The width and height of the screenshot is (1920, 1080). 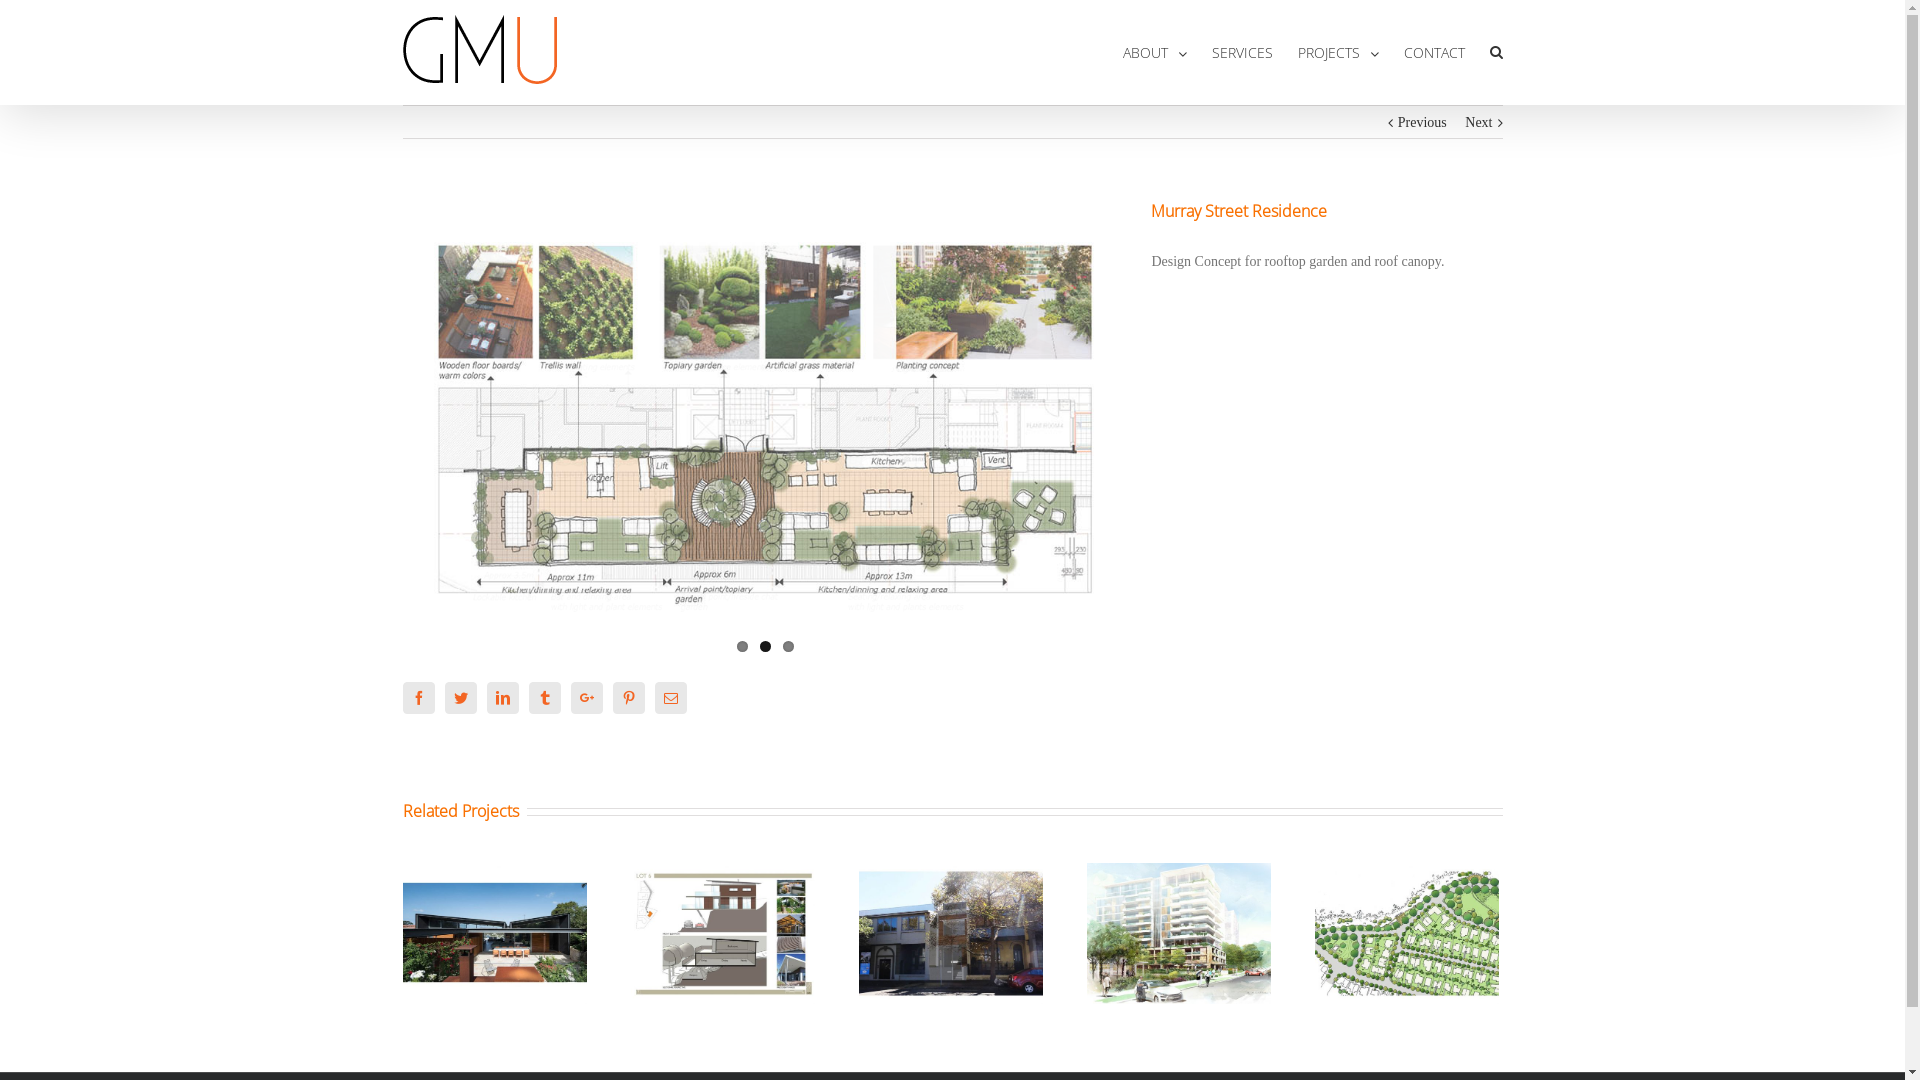 I want to click on 'Facebook', so click(x=416, y=697).